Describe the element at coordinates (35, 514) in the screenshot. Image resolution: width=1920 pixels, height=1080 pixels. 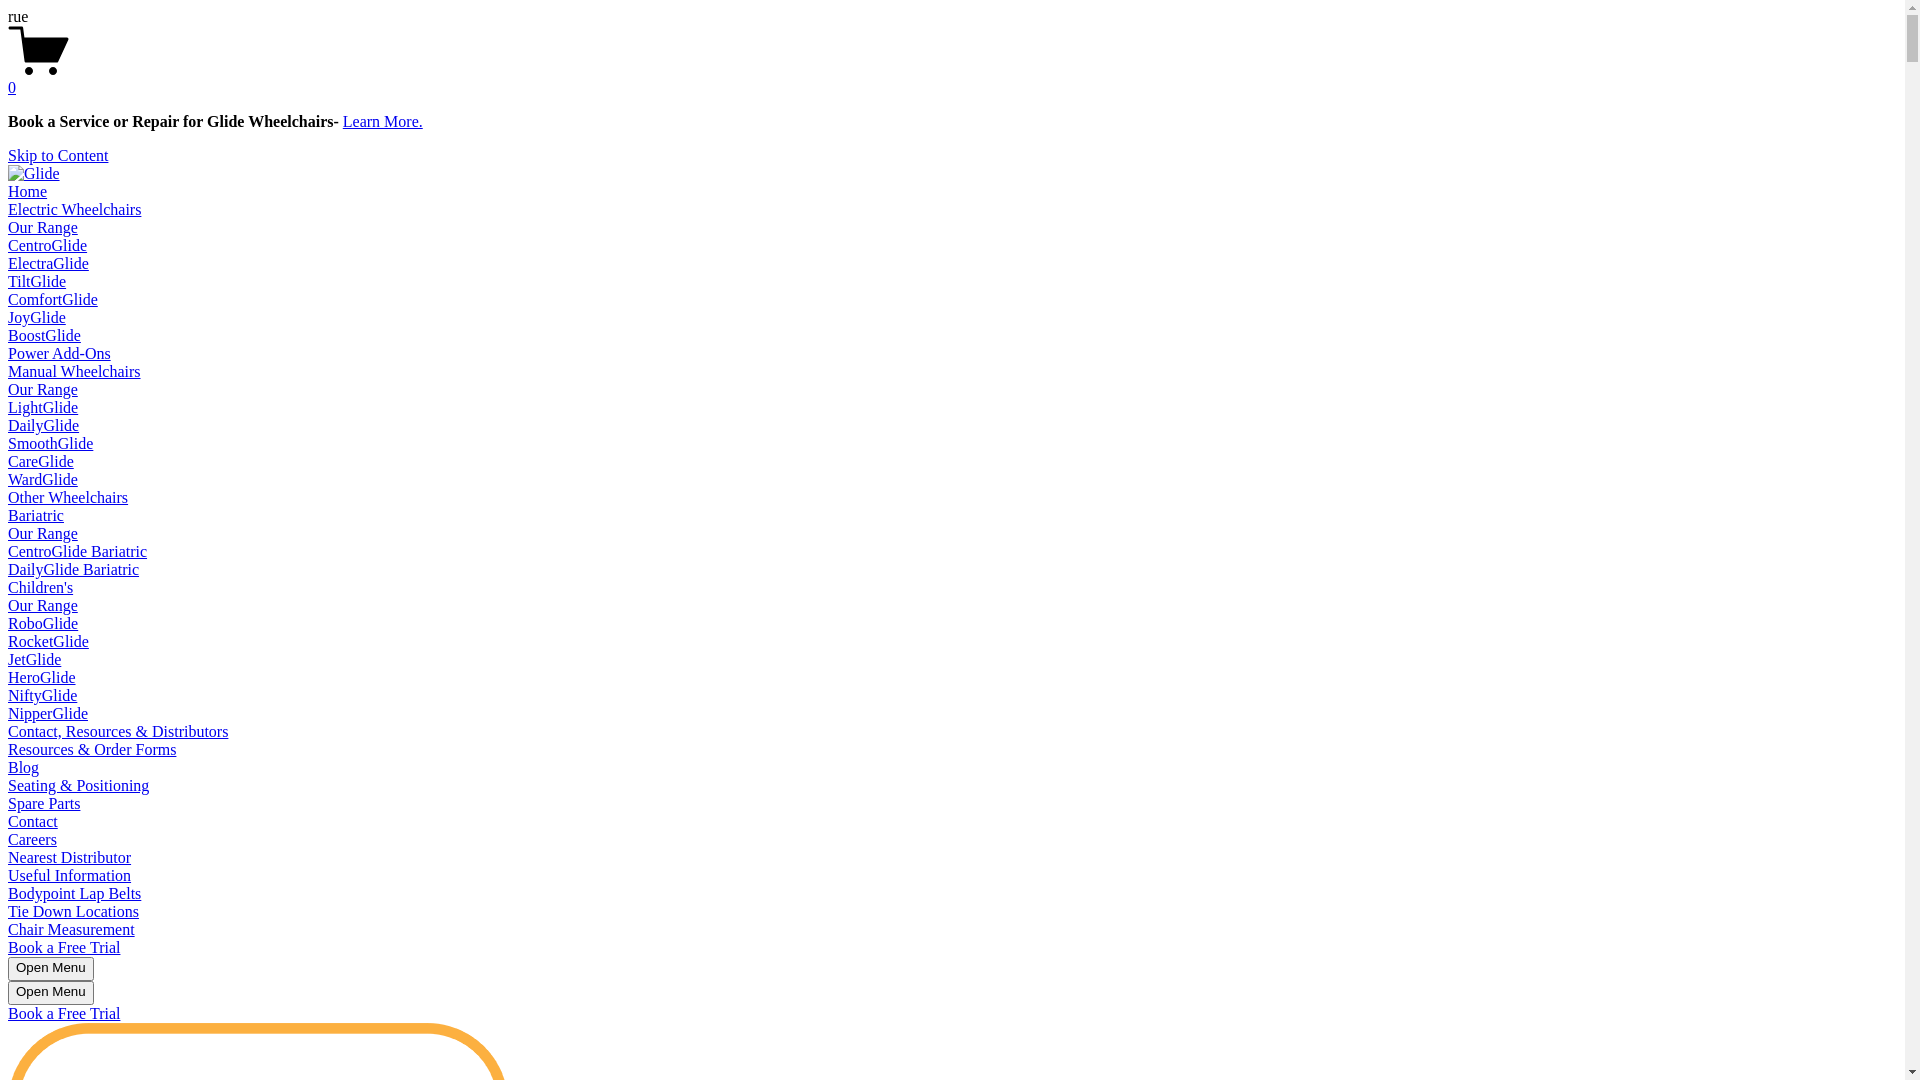
I see `'Bariatric'` at that location.